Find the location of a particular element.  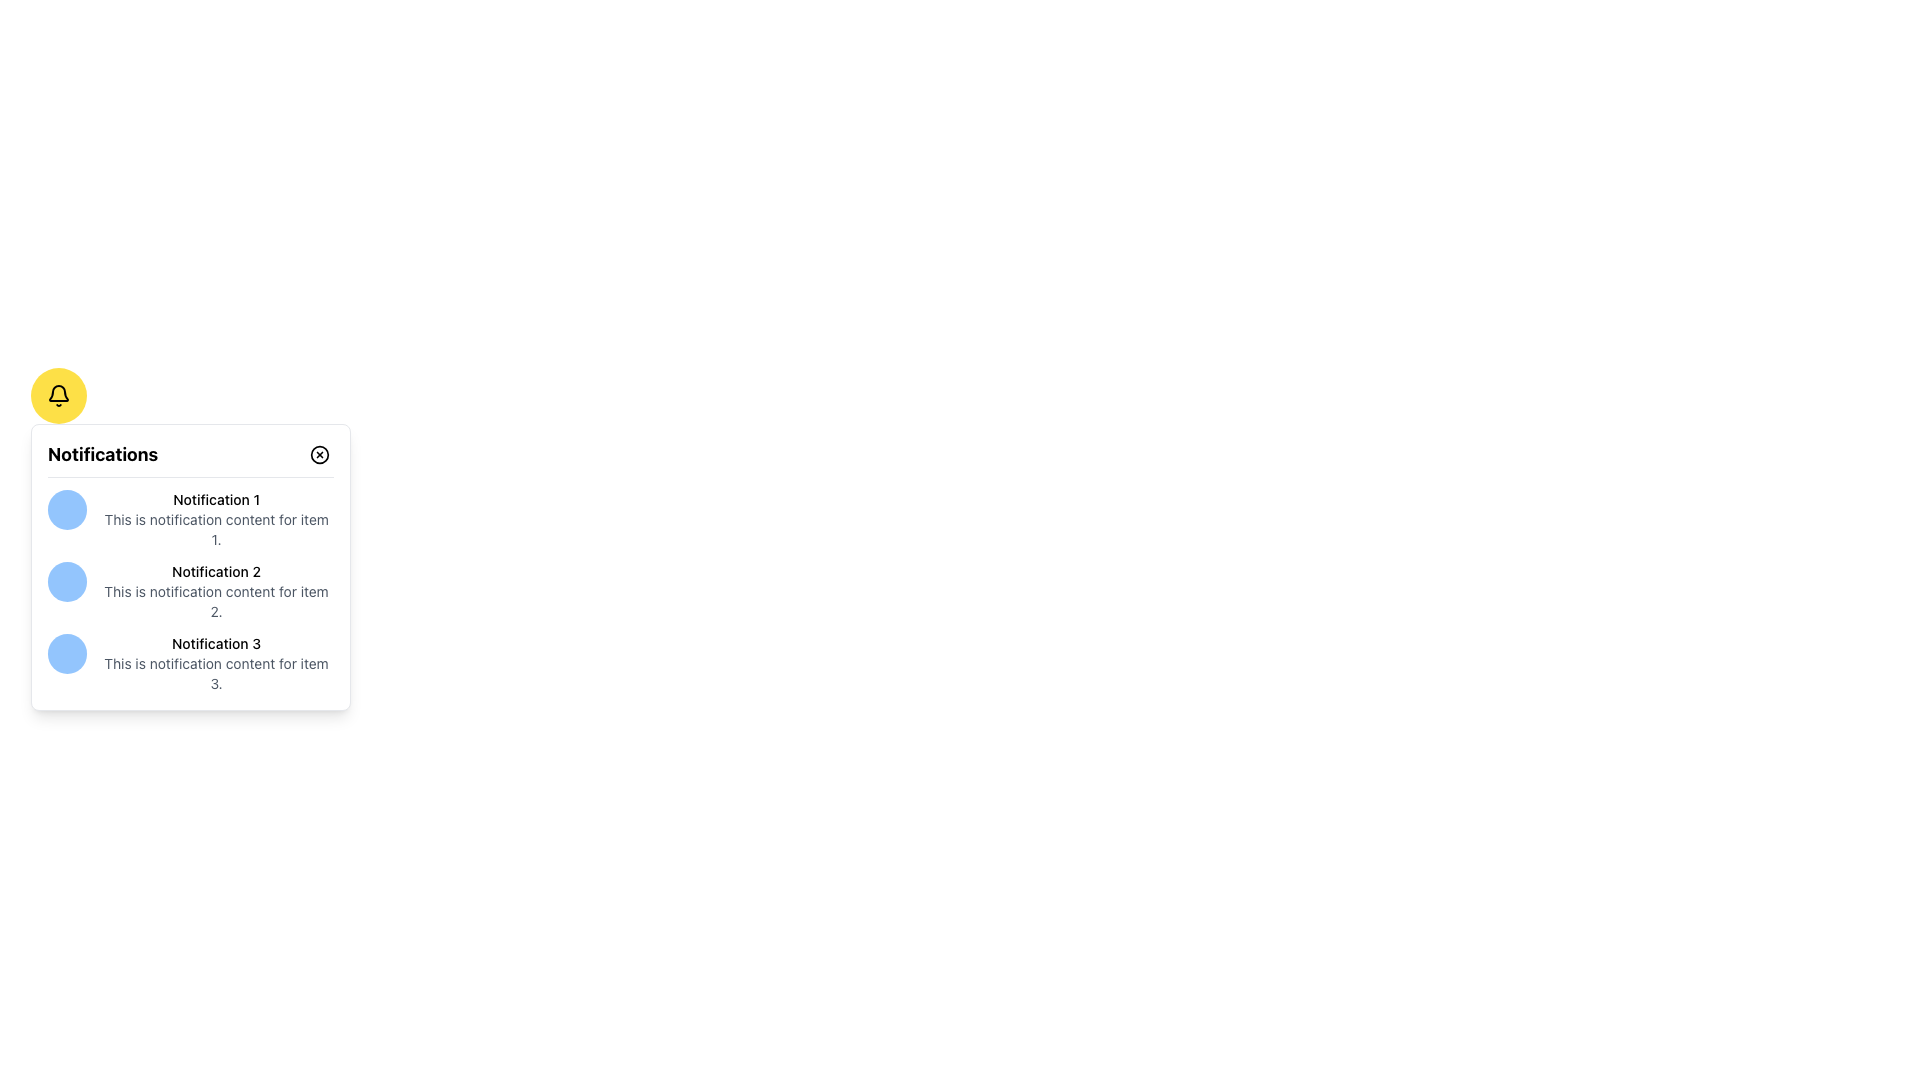

the first notification item in the notification panel is located at coordinates (191, 519).